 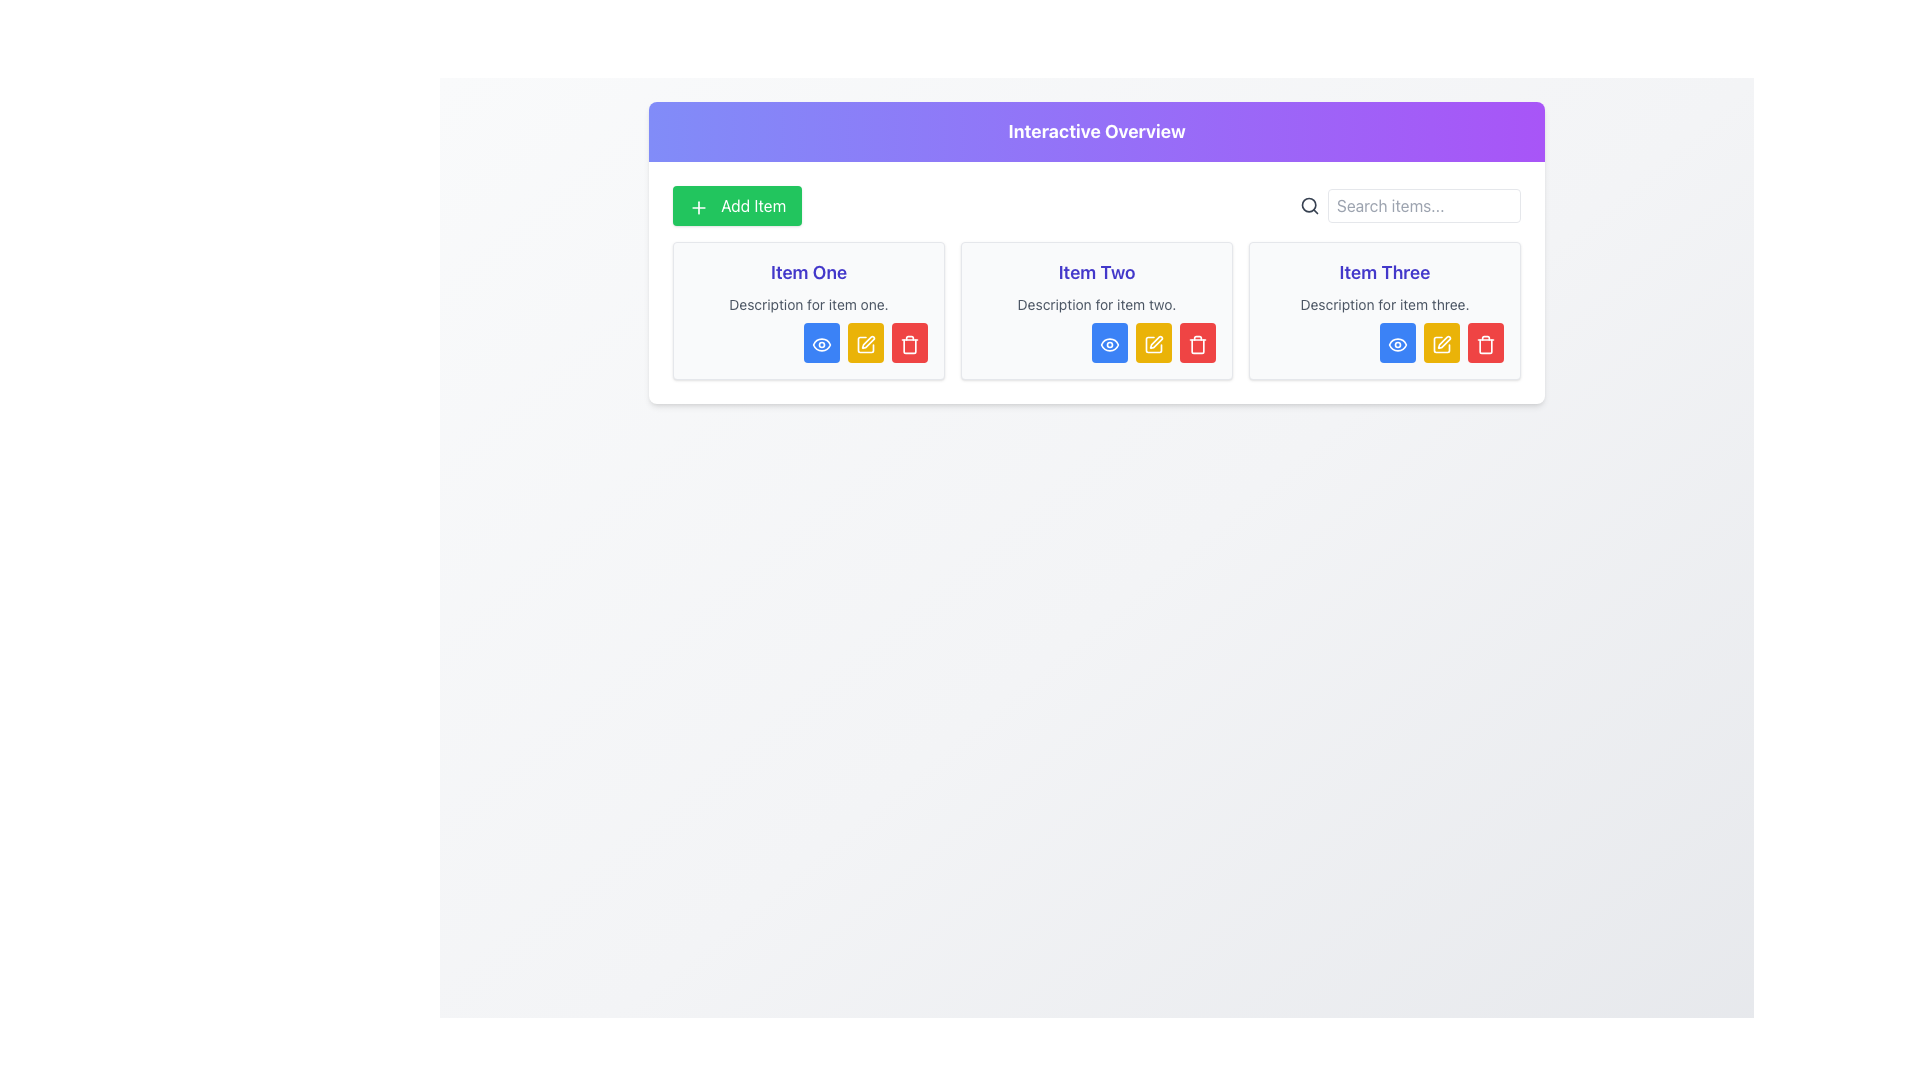 I want to click on the blue icon button located at the bottom of the 'Item Three' card, which has a white background and rounded corners under the 'Interactive Overview' header, so click(x=1384, y=311).